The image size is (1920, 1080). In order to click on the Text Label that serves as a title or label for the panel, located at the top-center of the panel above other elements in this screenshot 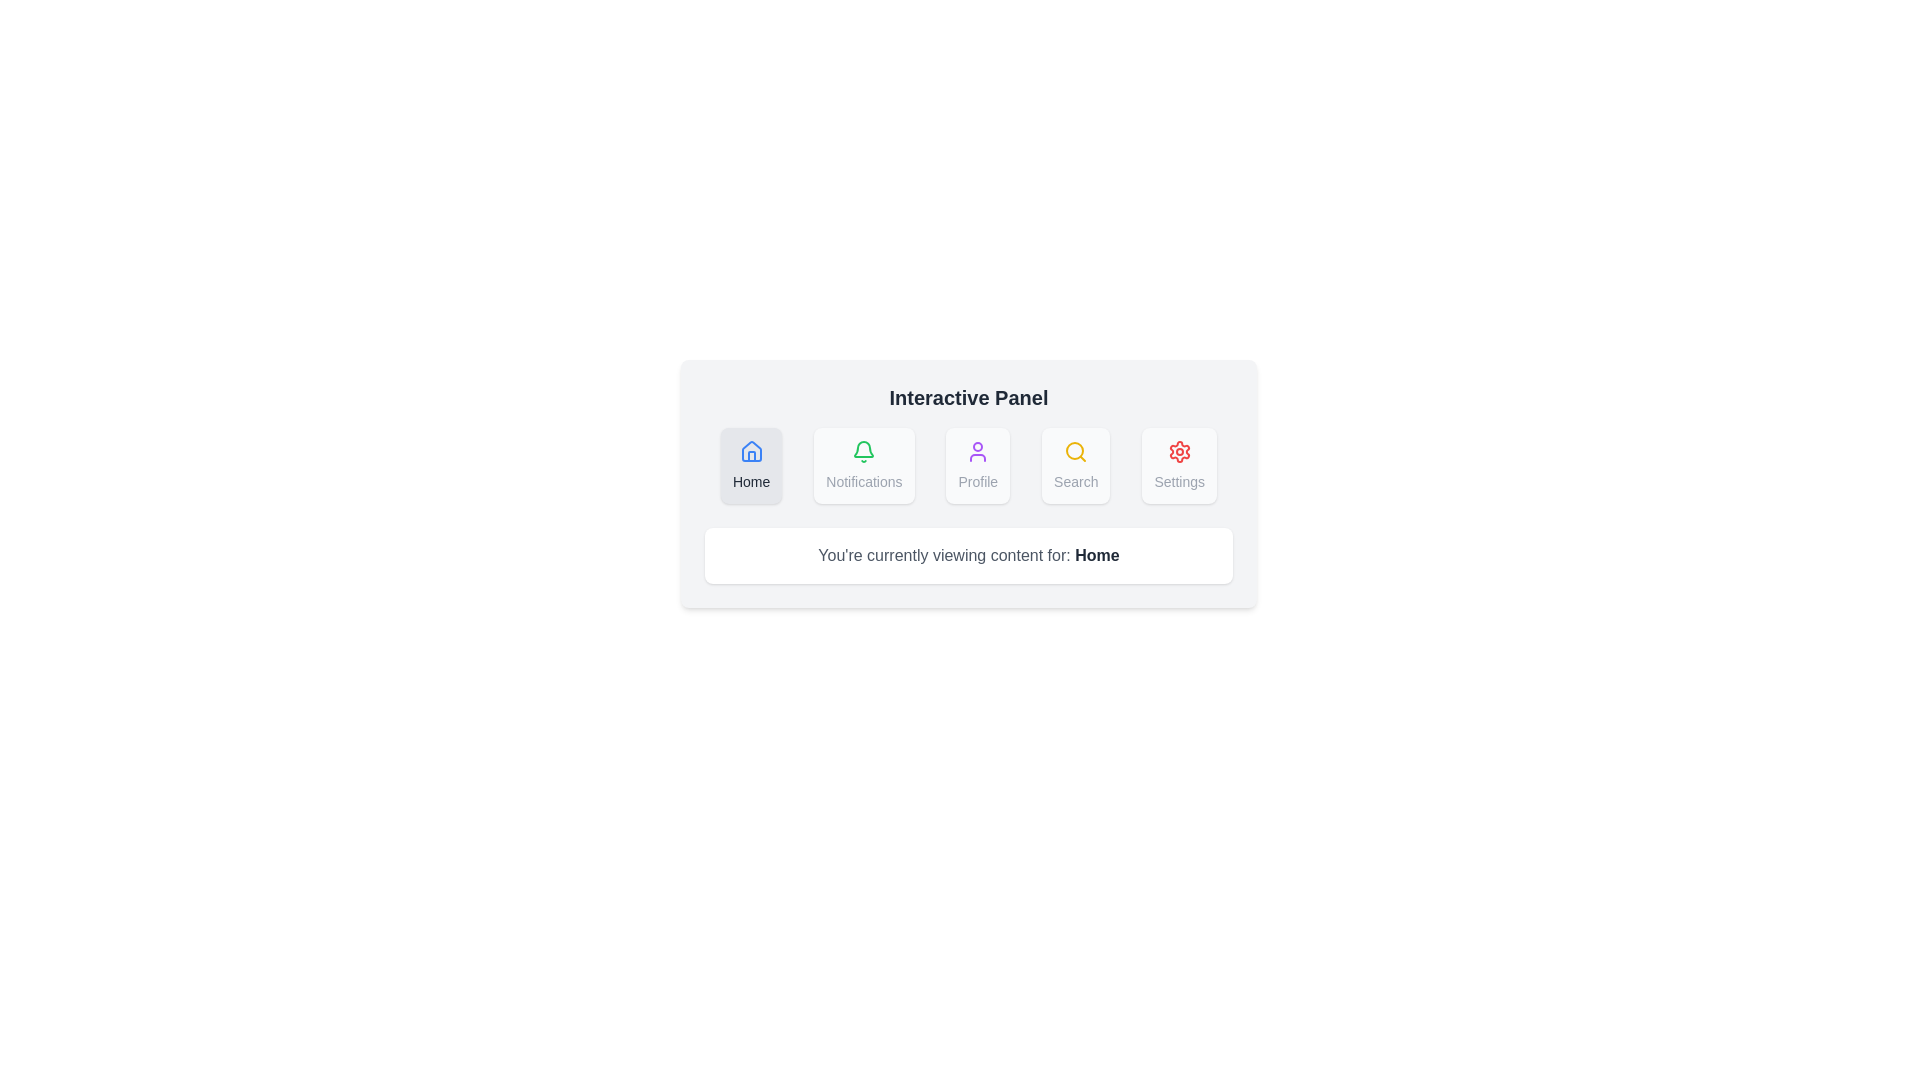, I will do `click(969, 397)`.